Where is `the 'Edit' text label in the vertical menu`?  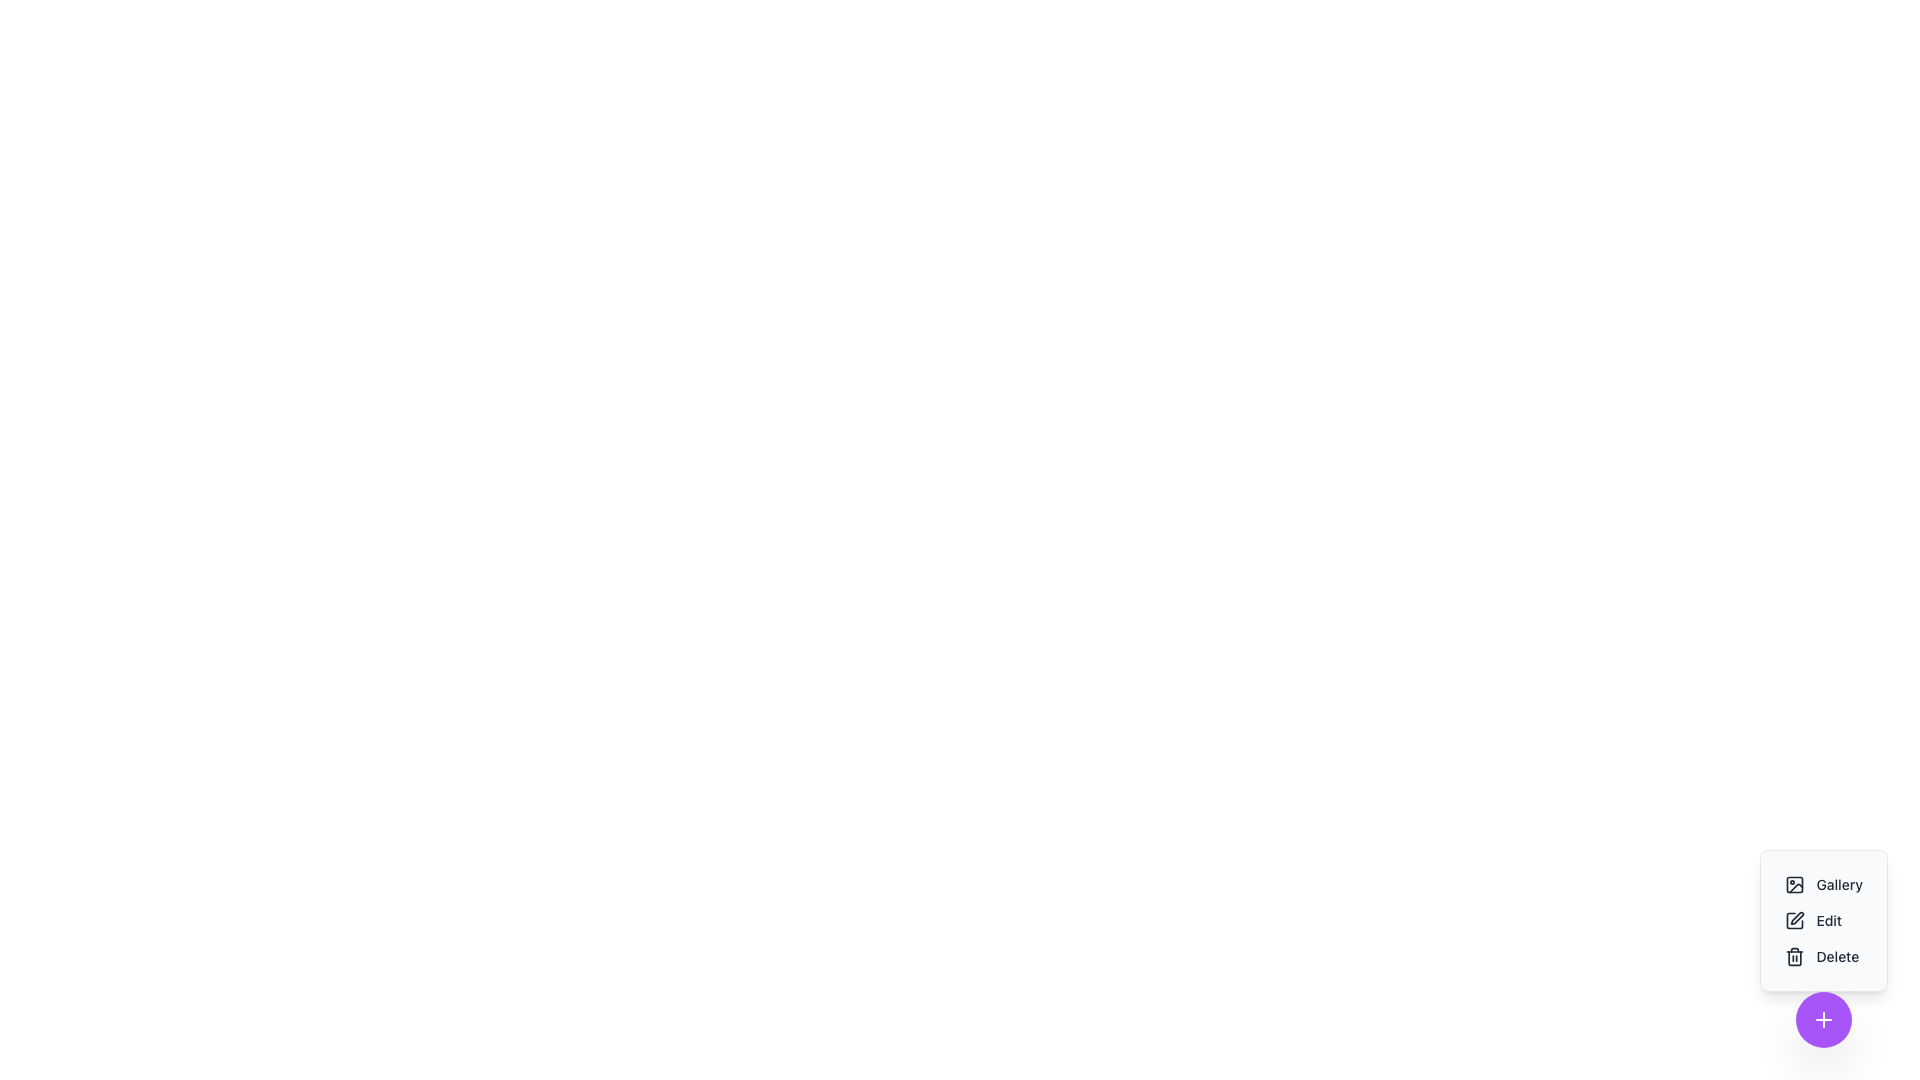 the 'Edit' text label in the vertical menu is located at coordinates (1829, 921).